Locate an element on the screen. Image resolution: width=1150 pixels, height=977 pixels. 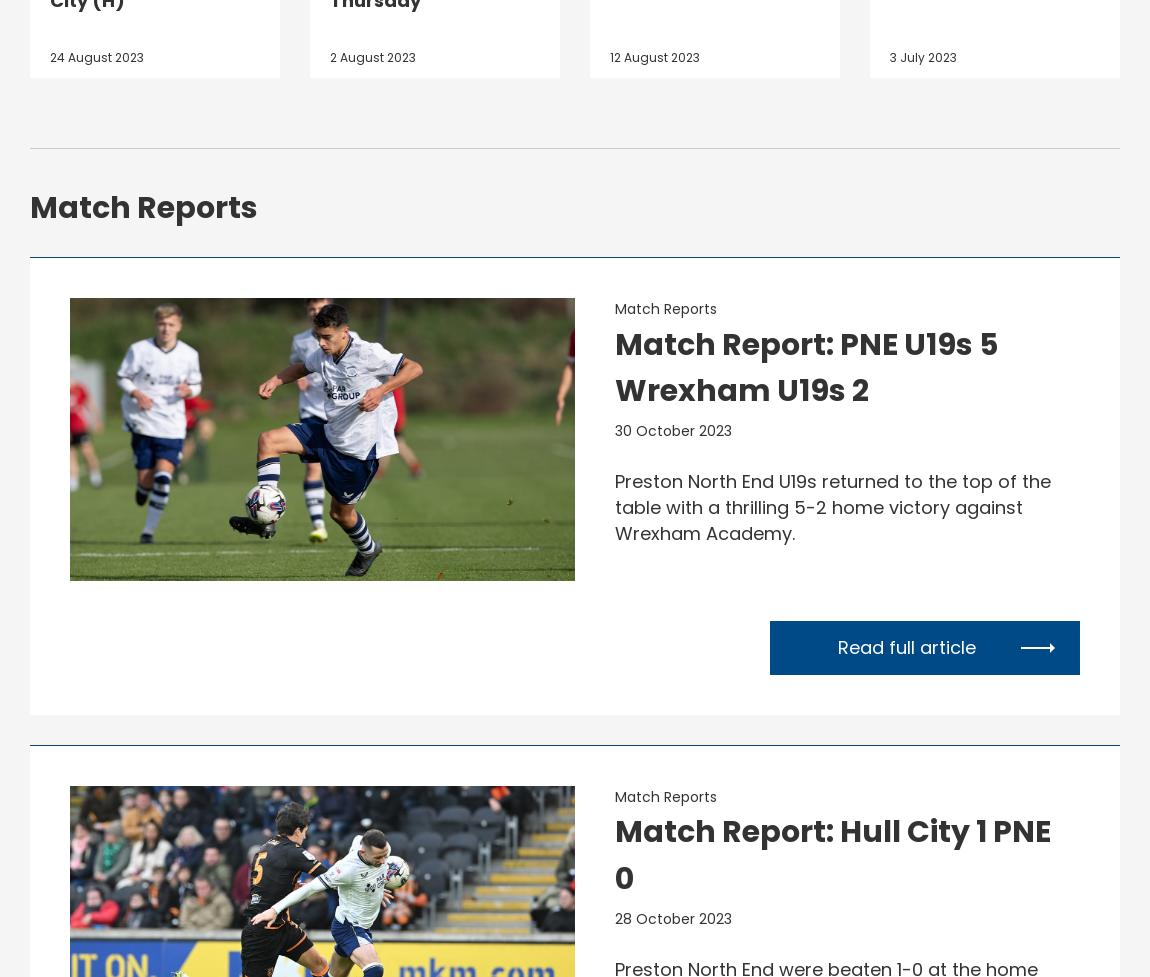
'30 October 2023' is located at coordinates (672, 429).